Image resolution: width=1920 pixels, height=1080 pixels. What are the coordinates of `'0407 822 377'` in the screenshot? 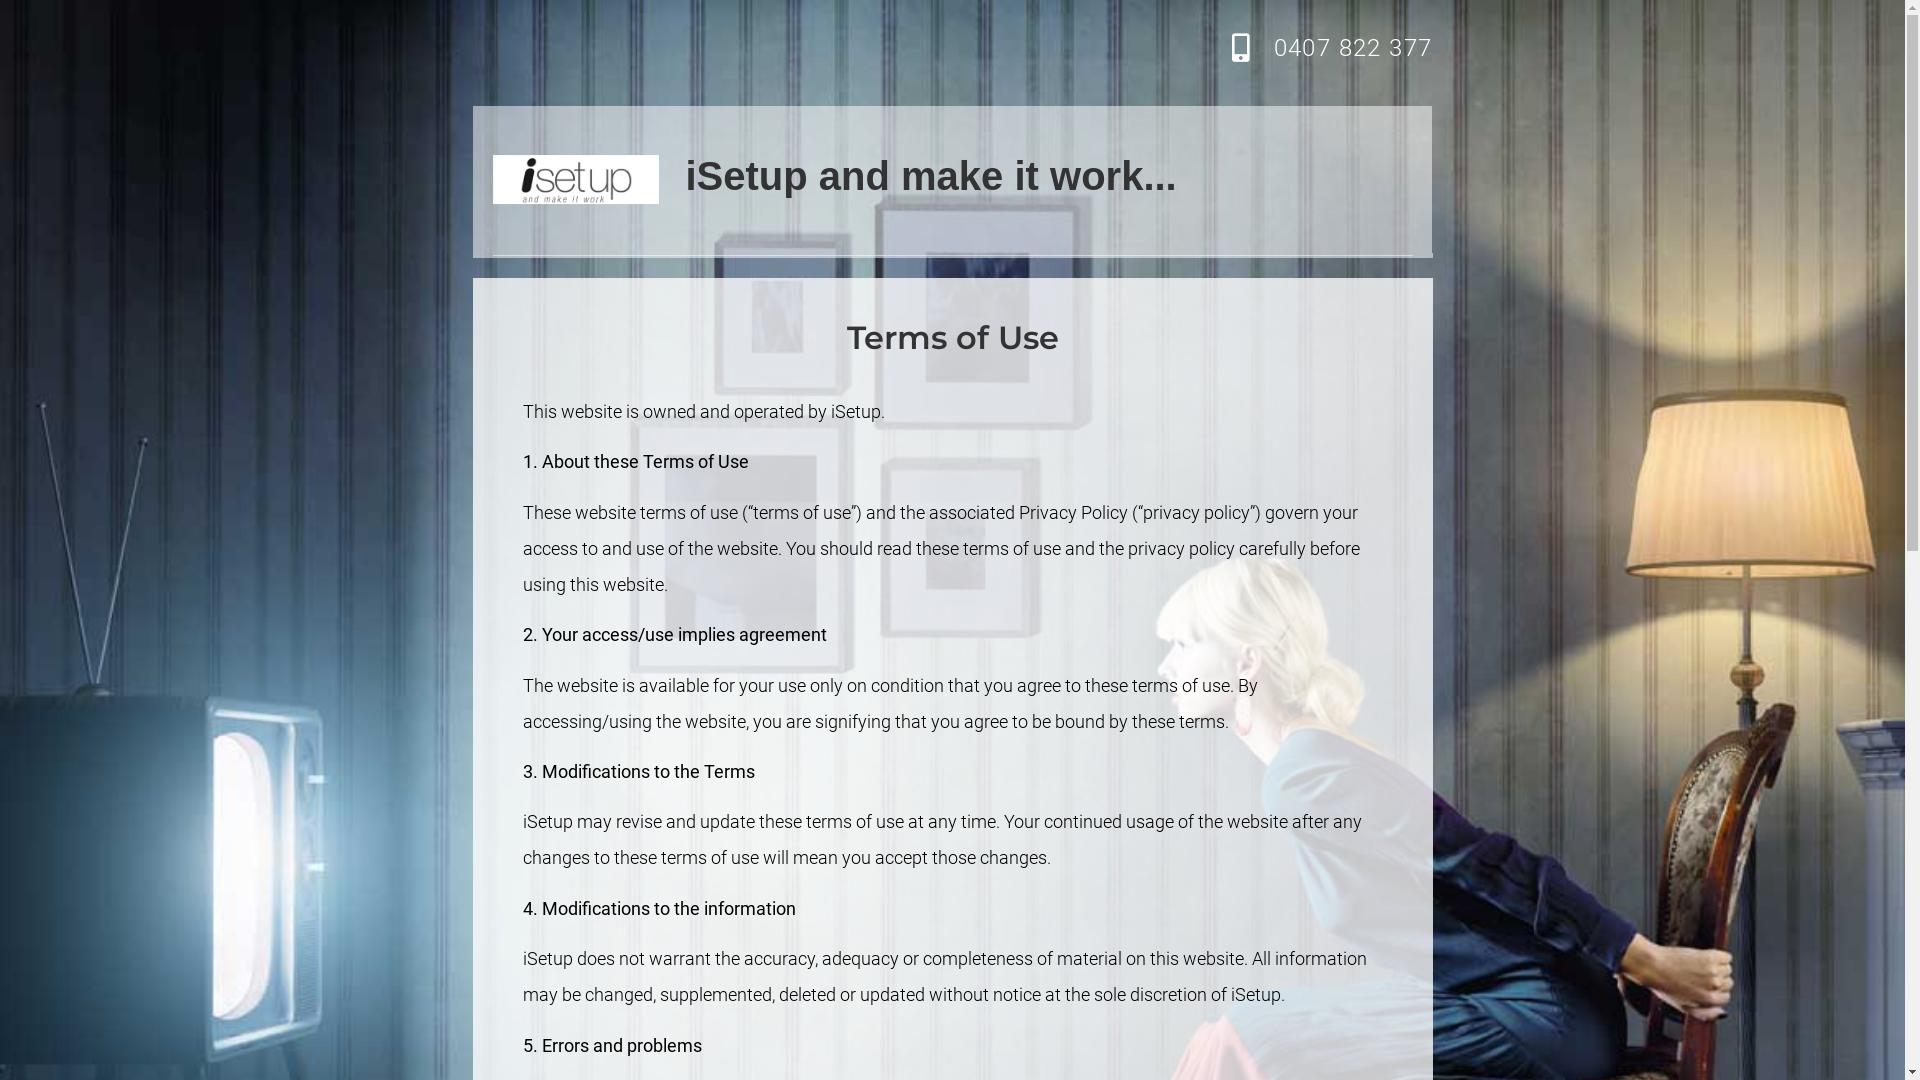 It's located at (1353, 46).